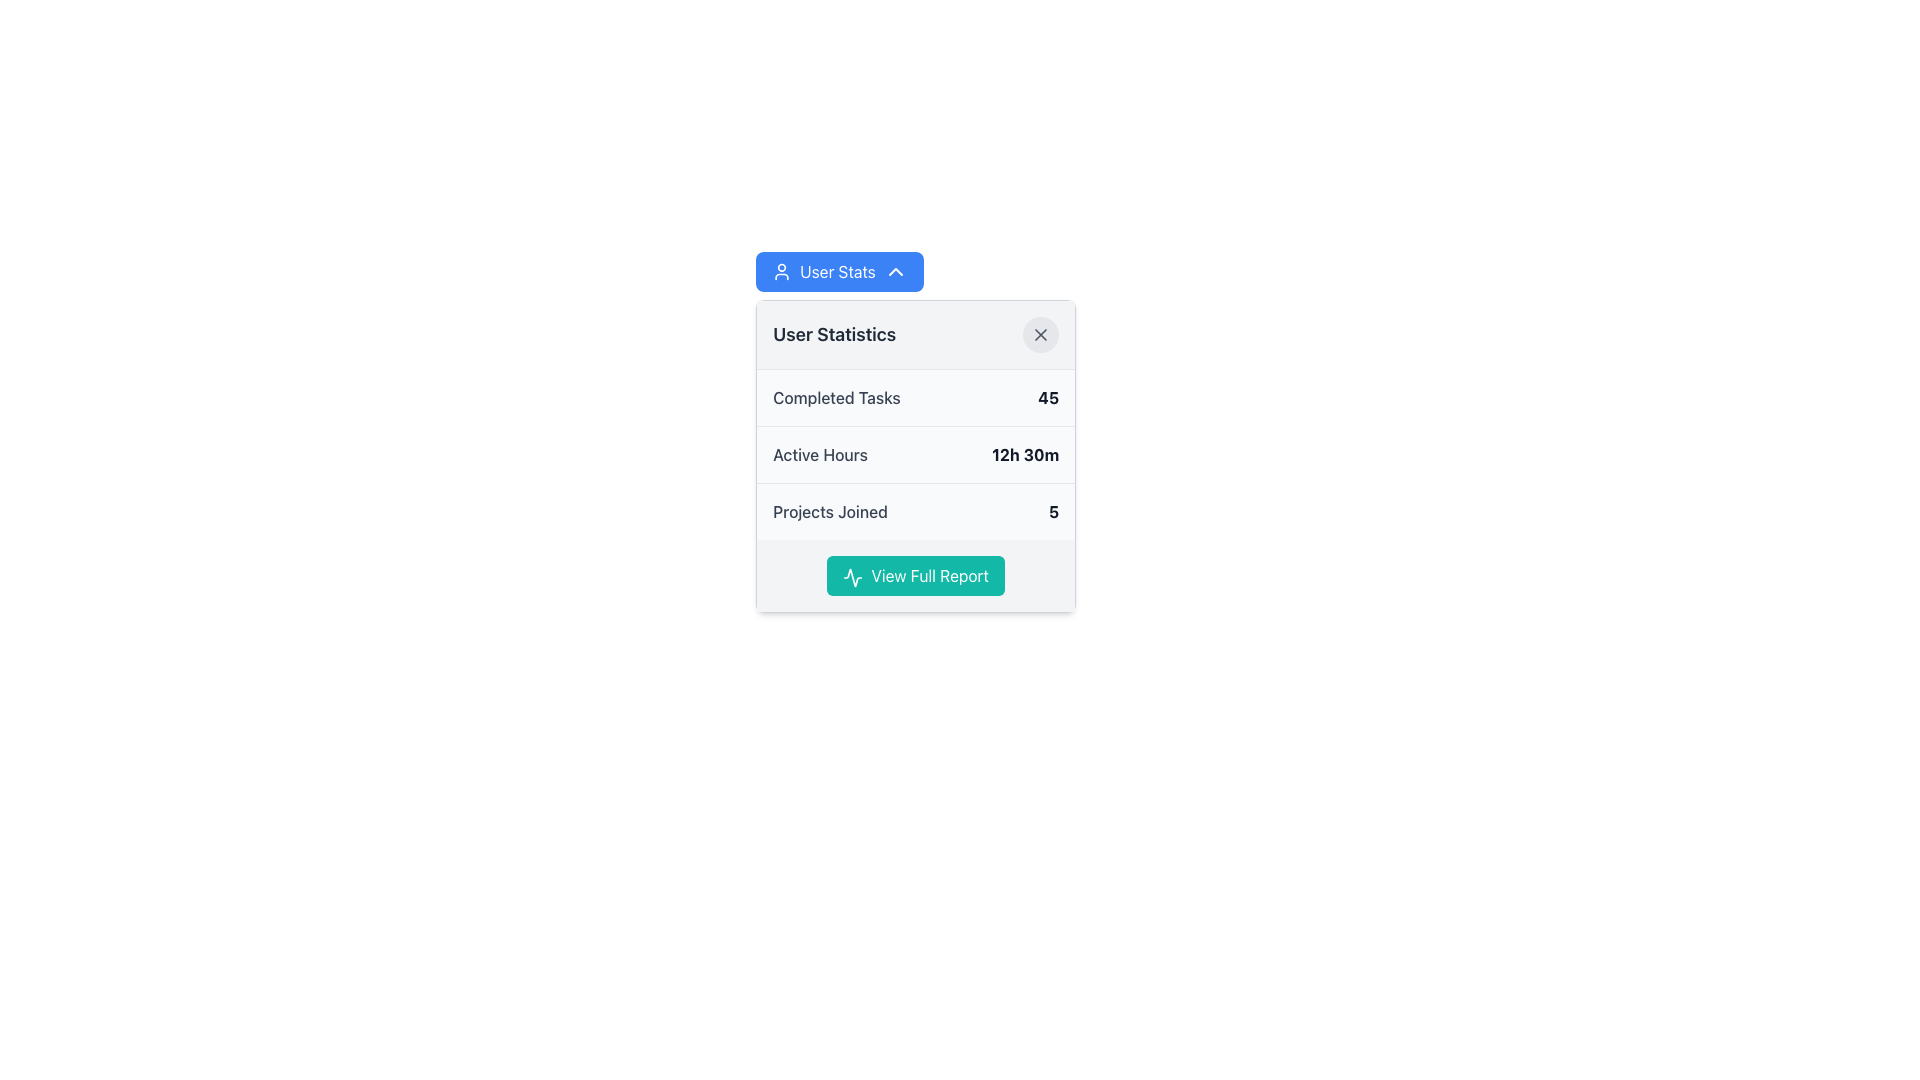 The width and height of the screenshot is (1920, 1080). What do you see at coordinates (1040, 334) in the screenshot?
I see `the close button (circular gray button with an 'X' icon) in the top-right corner of the 'User Statistics' header` at bounding box center [1040, 334].